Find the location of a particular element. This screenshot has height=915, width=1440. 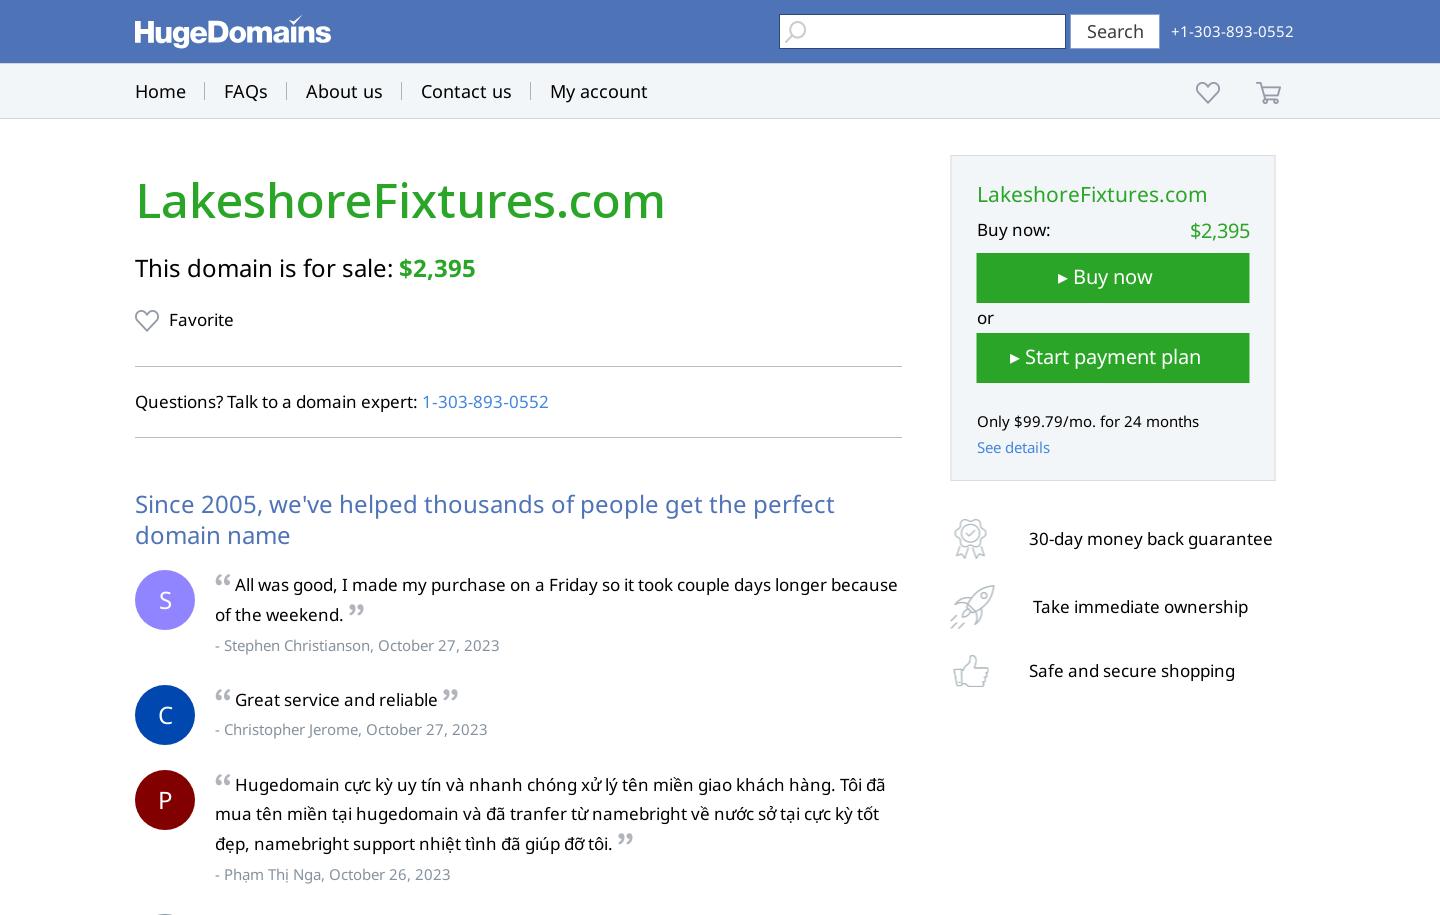

'Favorite' is located at coordinates (201, 319).